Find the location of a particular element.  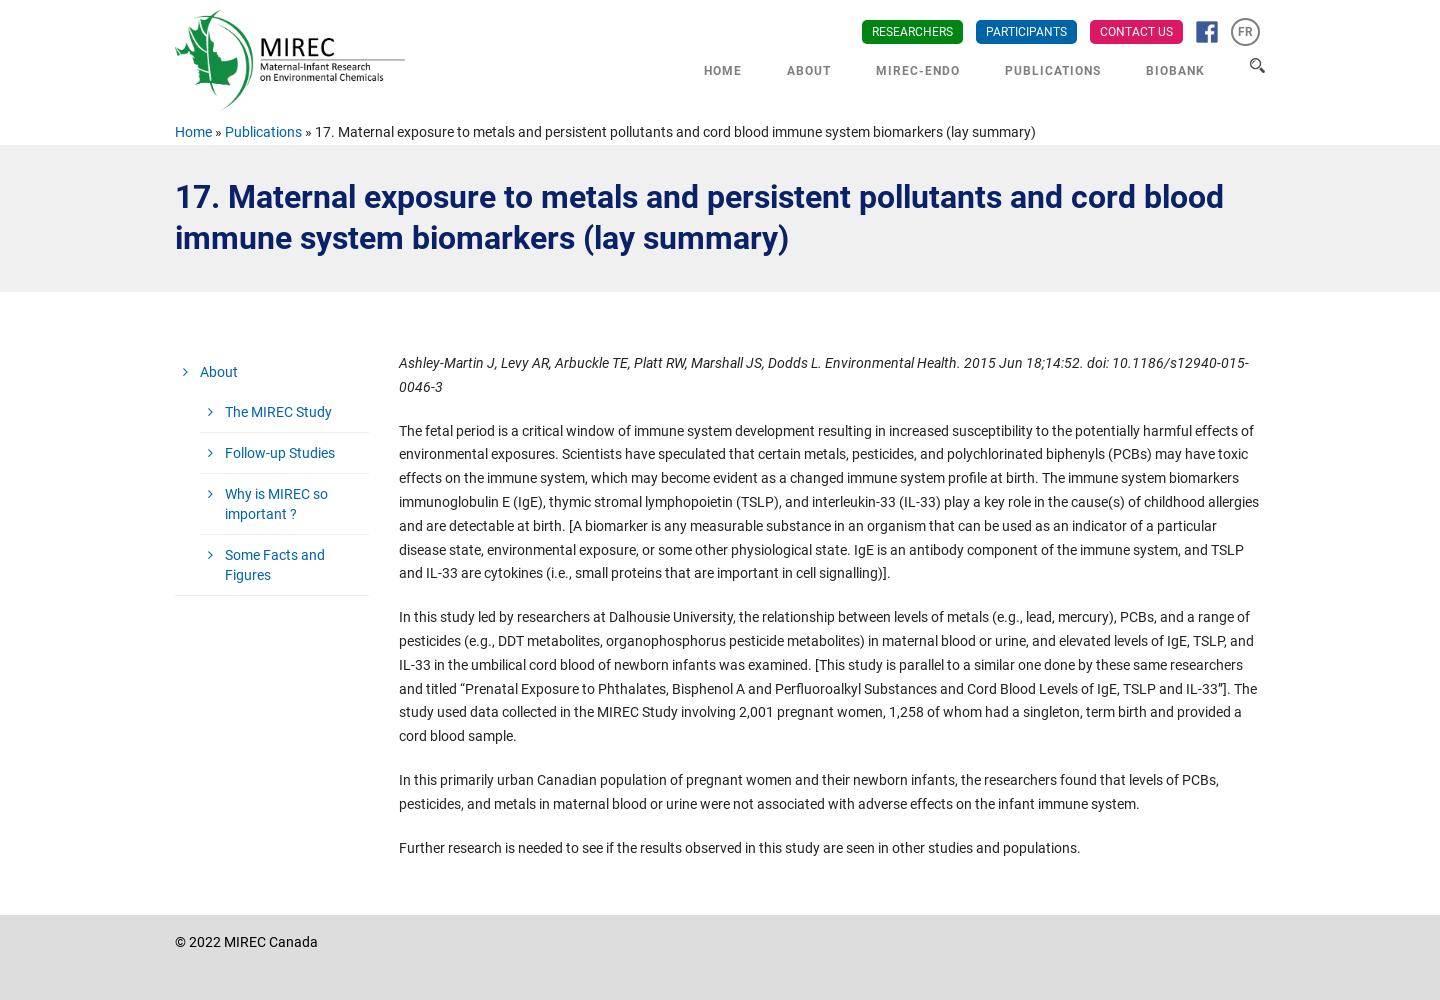

'Some Facts and Figures' is located at coordinates (224, 564).